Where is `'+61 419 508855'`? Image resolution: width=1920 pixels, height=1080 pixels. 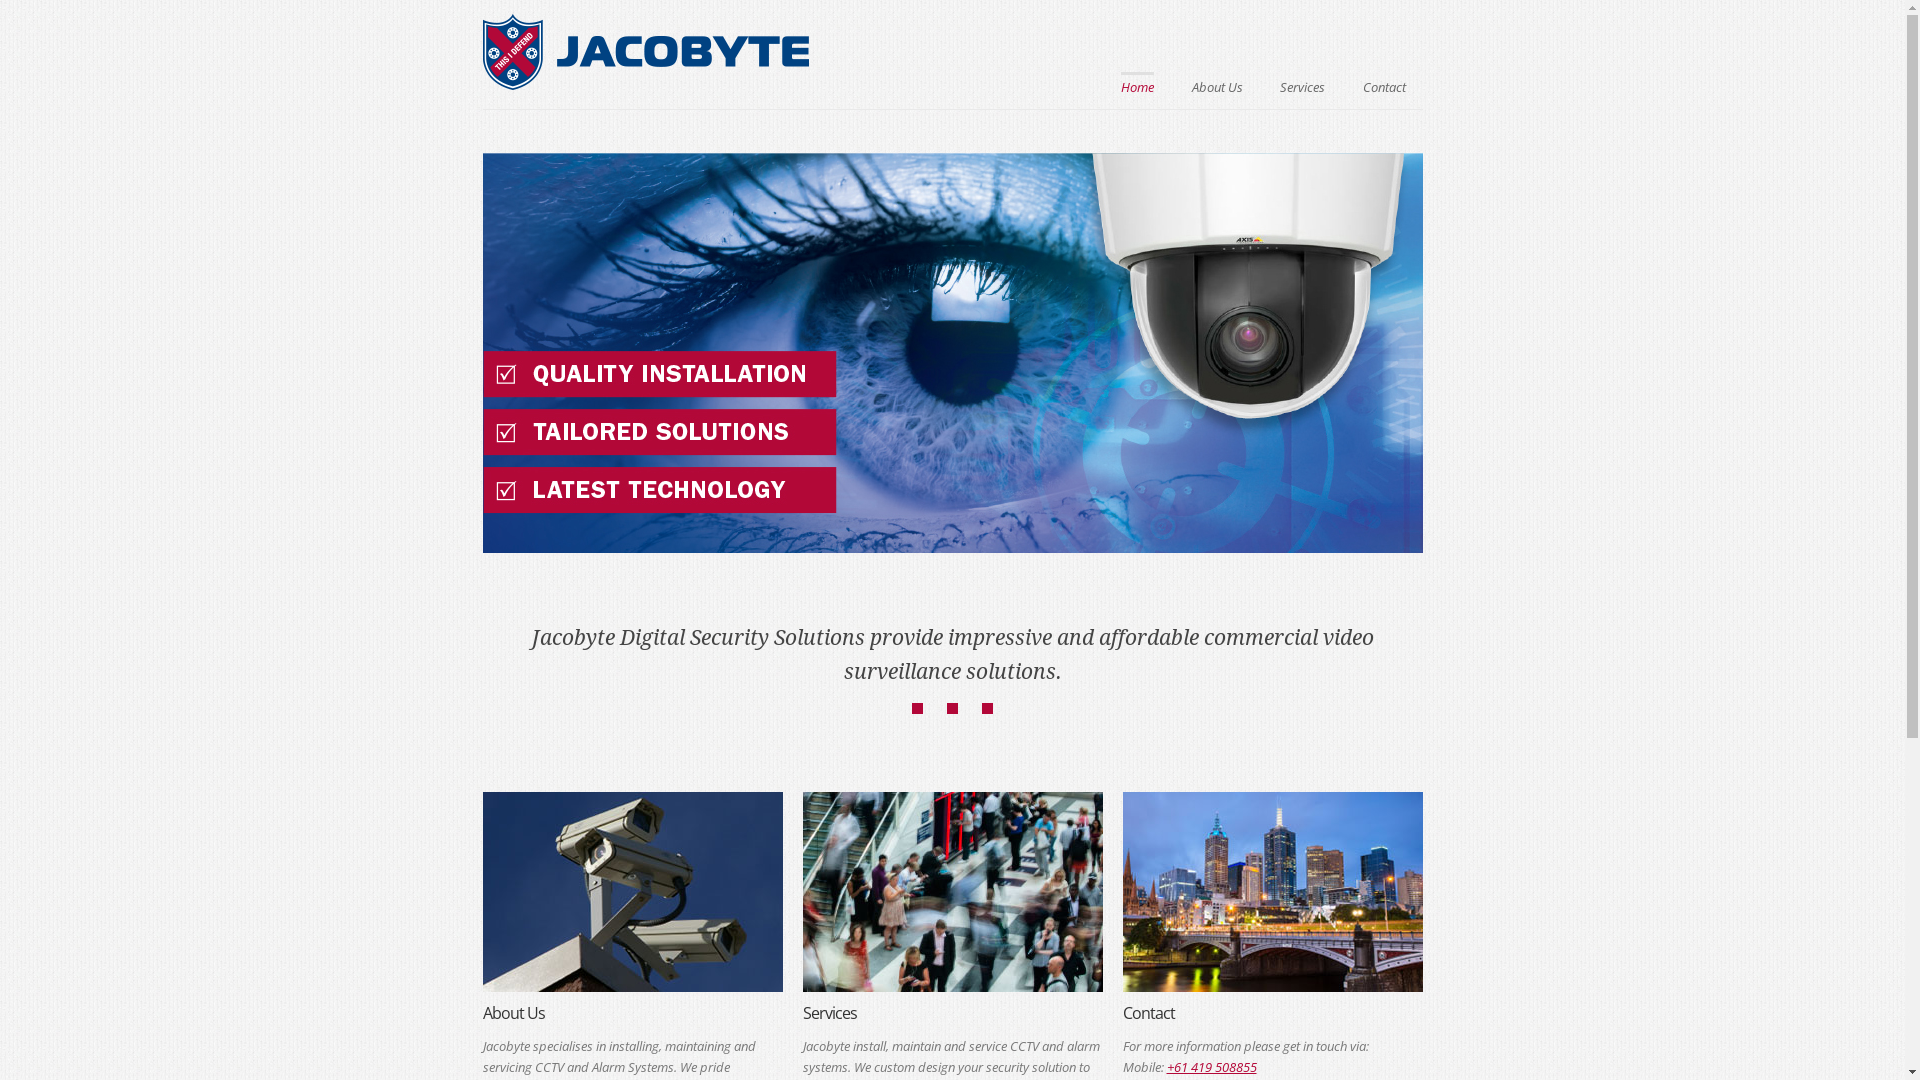 '+61 419 508855' is located at coordinates (1166, 1066).